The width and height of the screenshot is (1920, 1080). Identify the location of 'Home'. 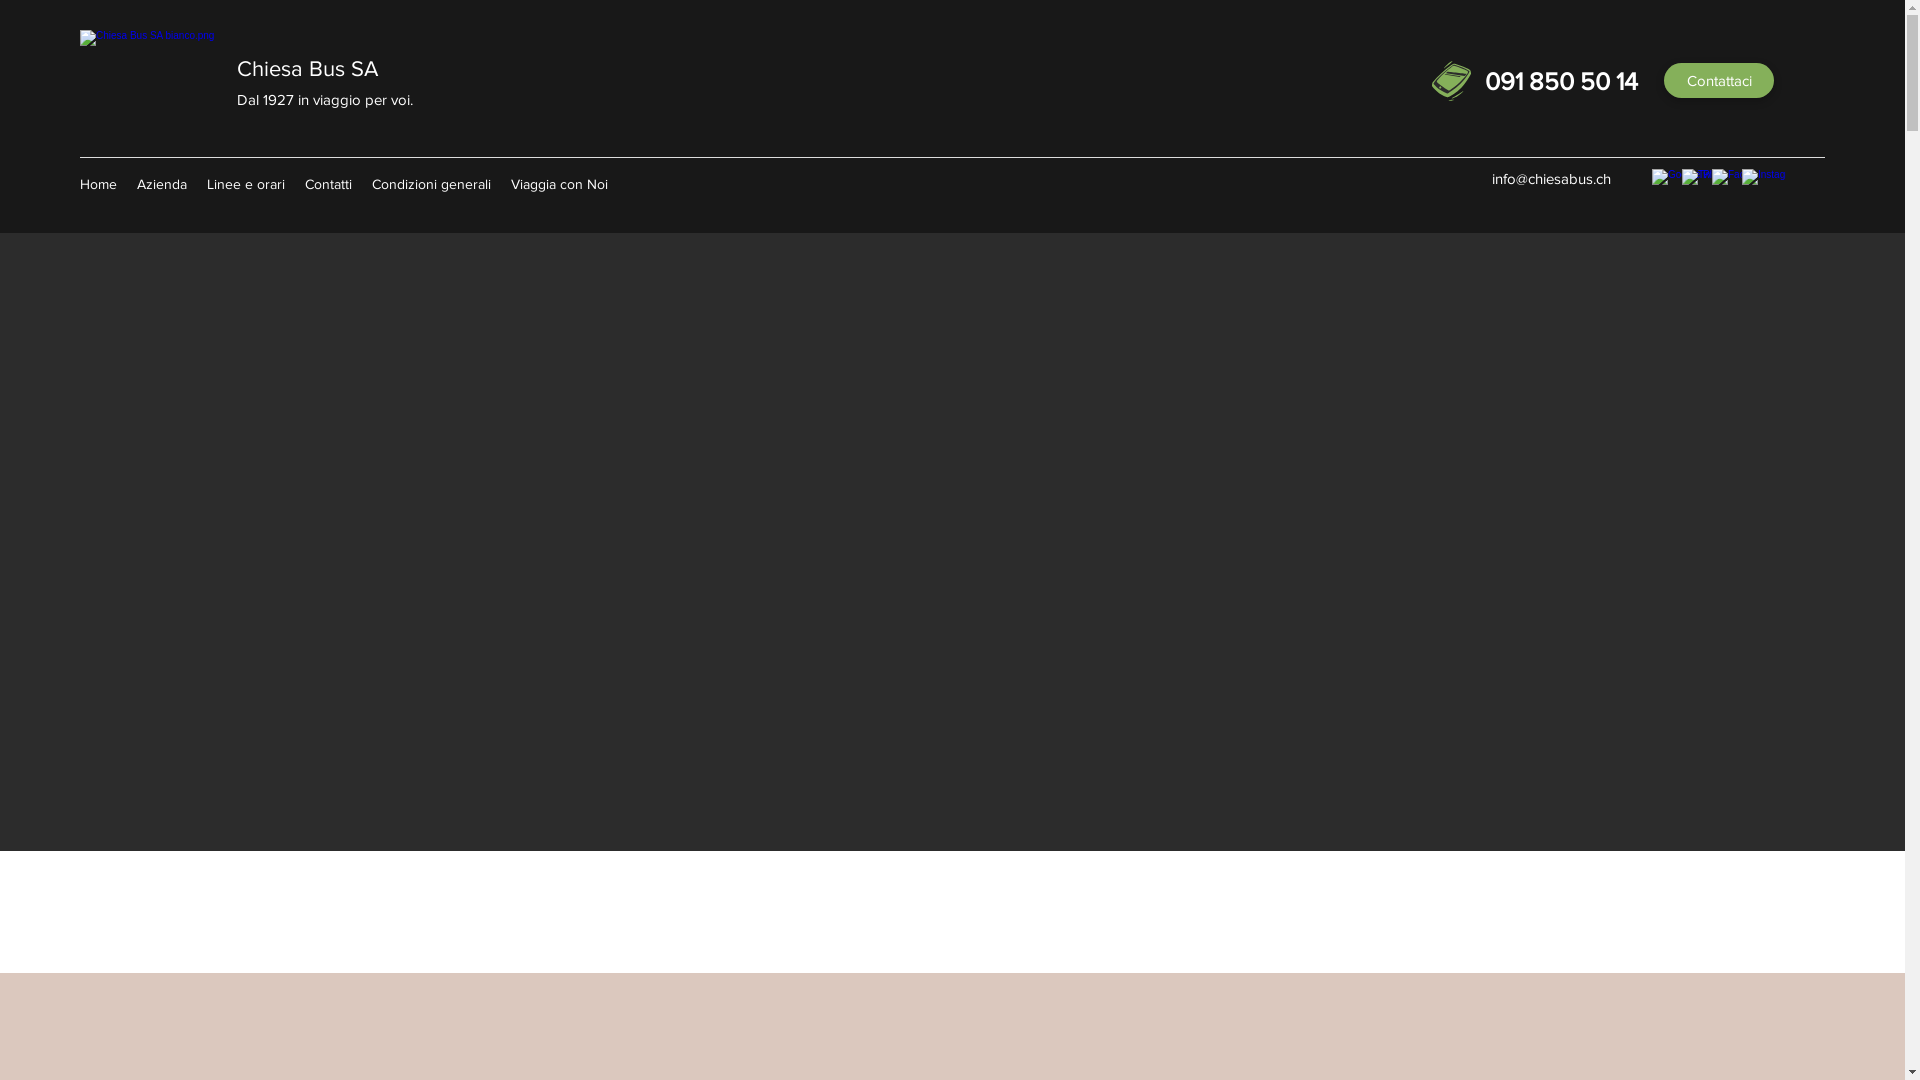
(97, 184).